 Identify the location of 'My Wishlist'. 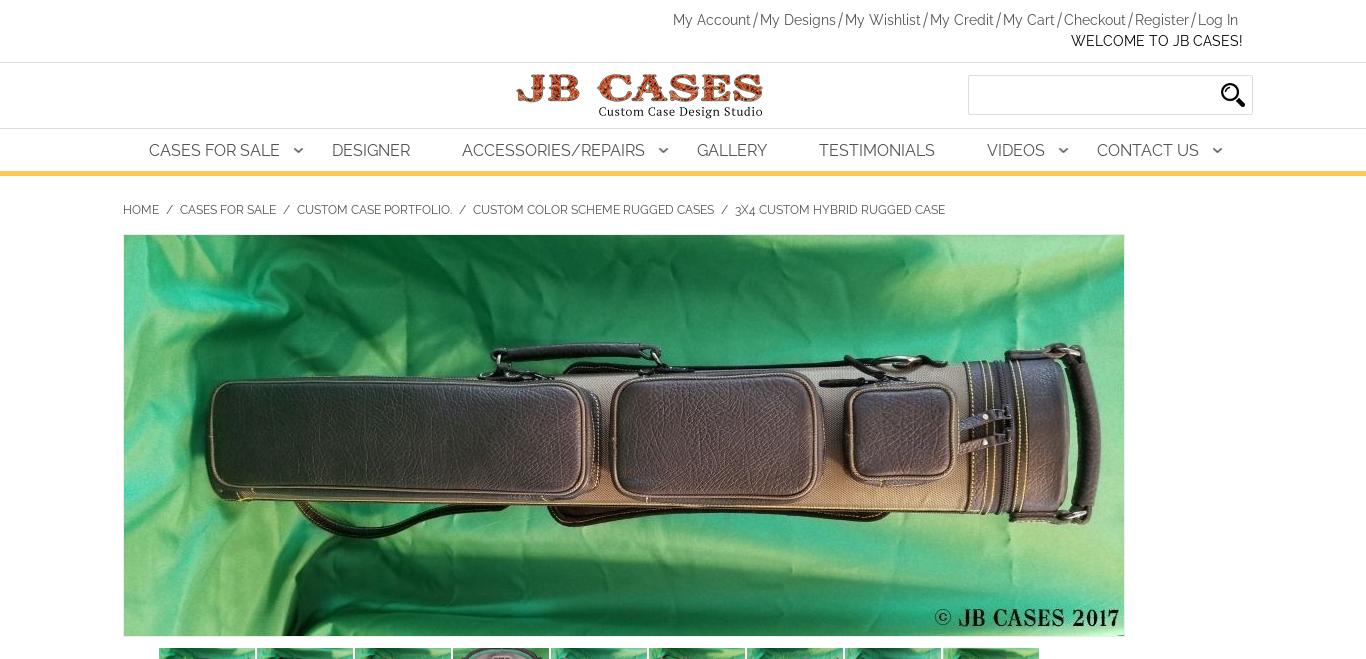
(881, 19).